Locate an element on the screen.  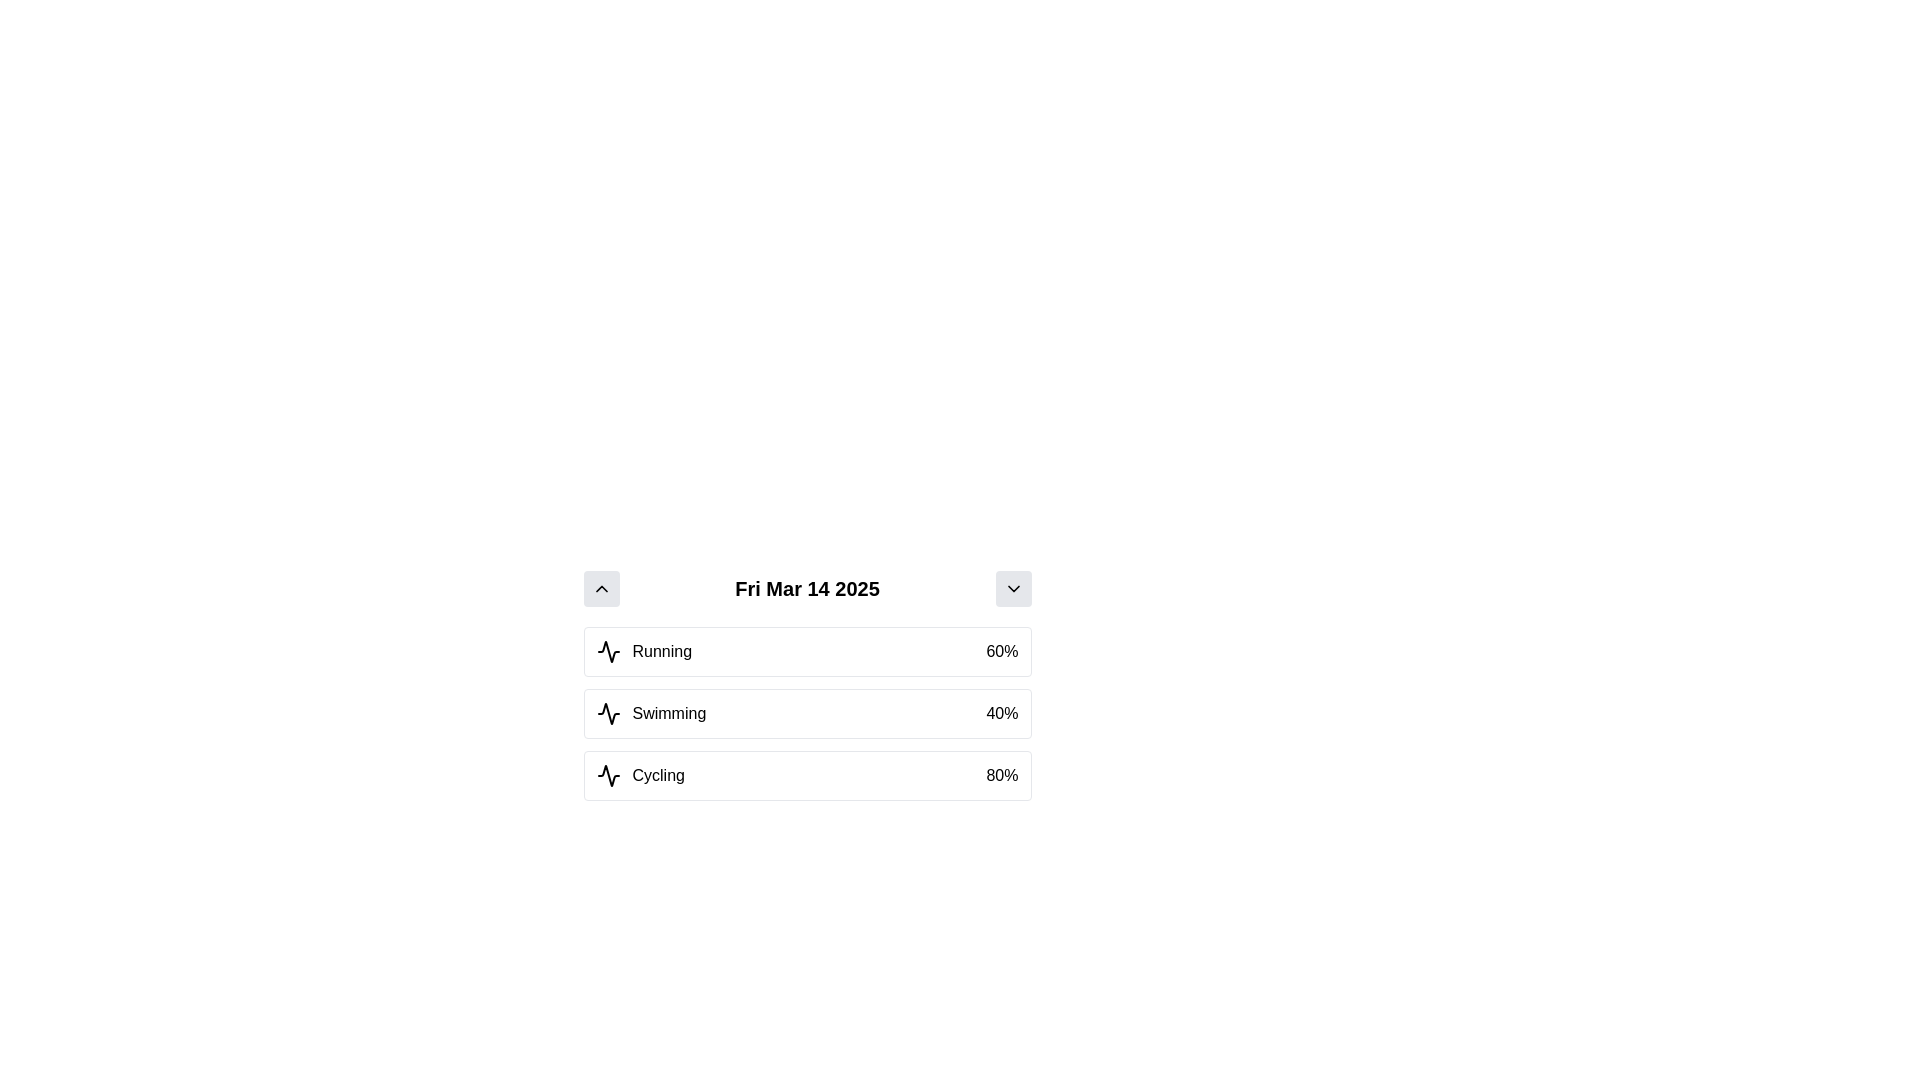
the activity waveform icon, which is styled with a black outline and positioned next to the text 'Cycling' in the bottom-most row of the visible list is located at coordinates (607, 774).